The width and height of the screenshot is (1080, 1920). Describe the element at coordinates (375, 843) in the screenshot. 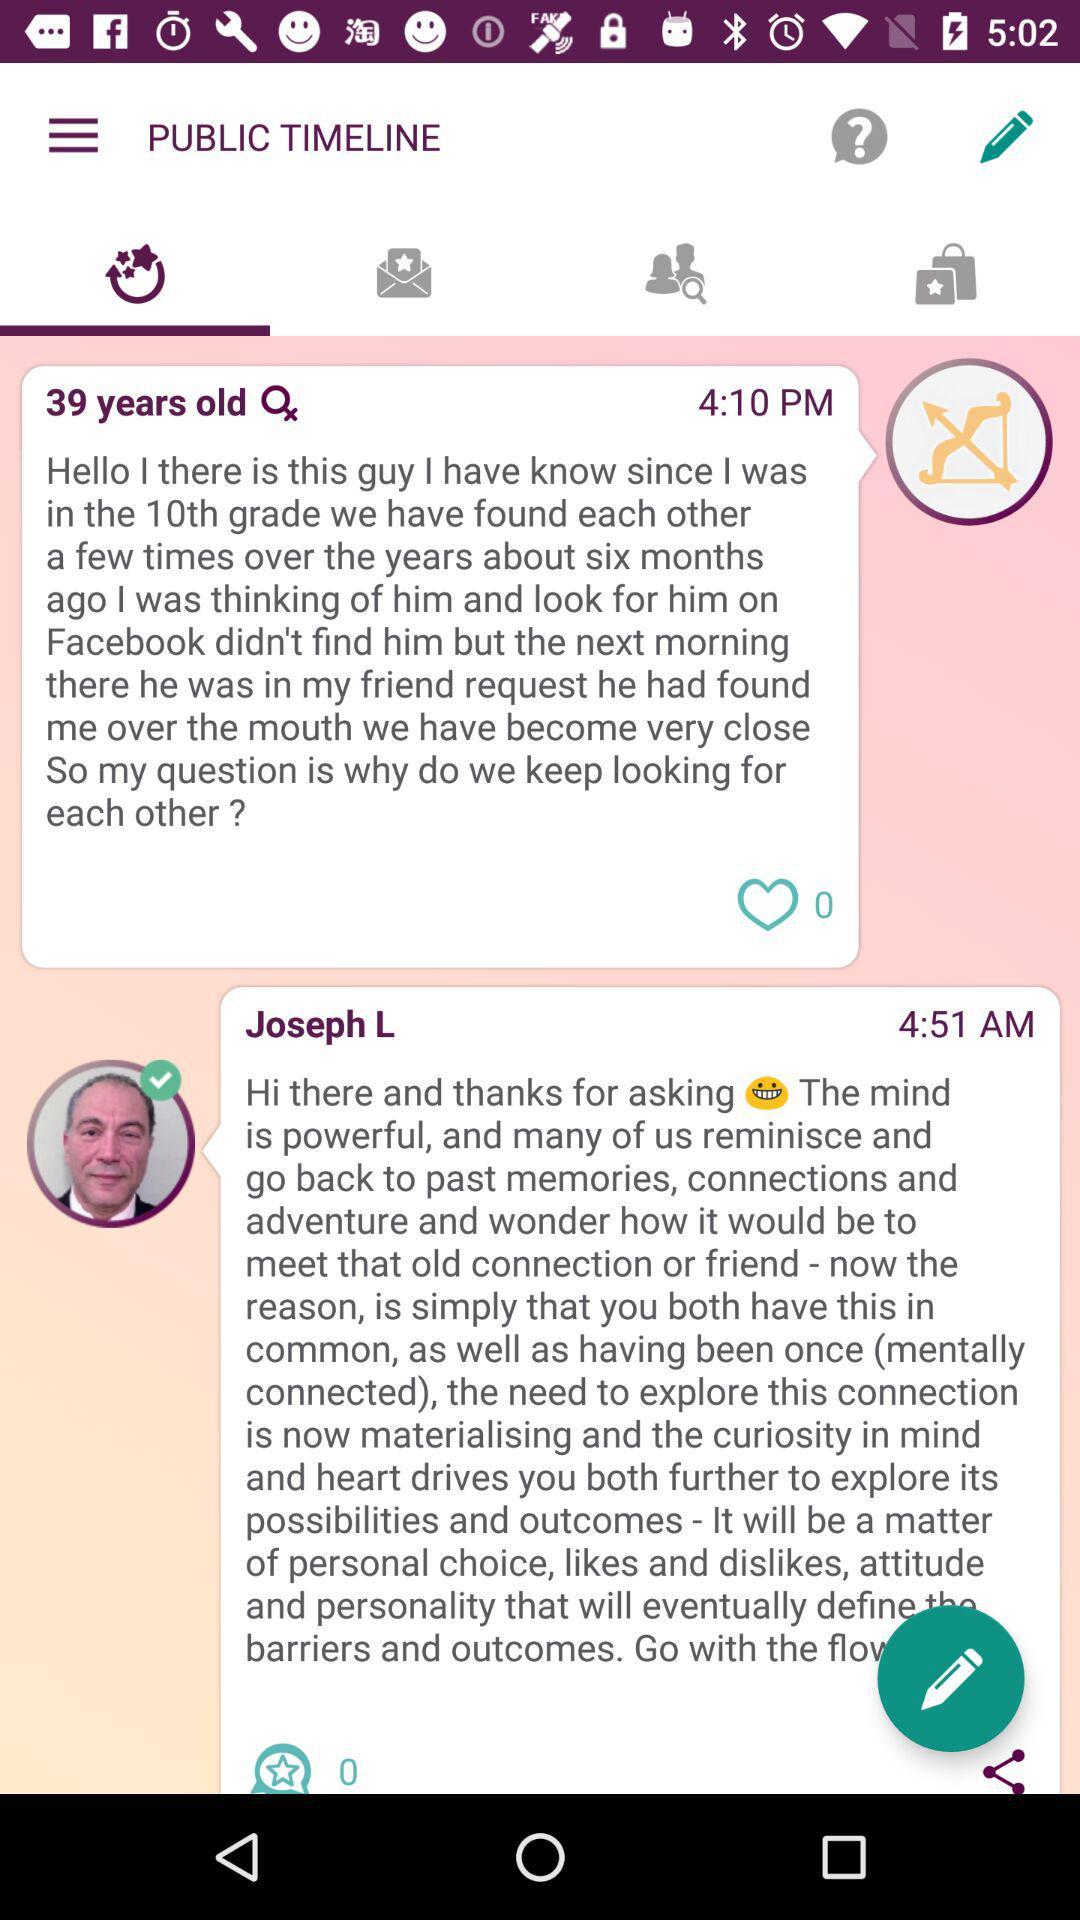

I see `the icon below the hello i there` at that location.